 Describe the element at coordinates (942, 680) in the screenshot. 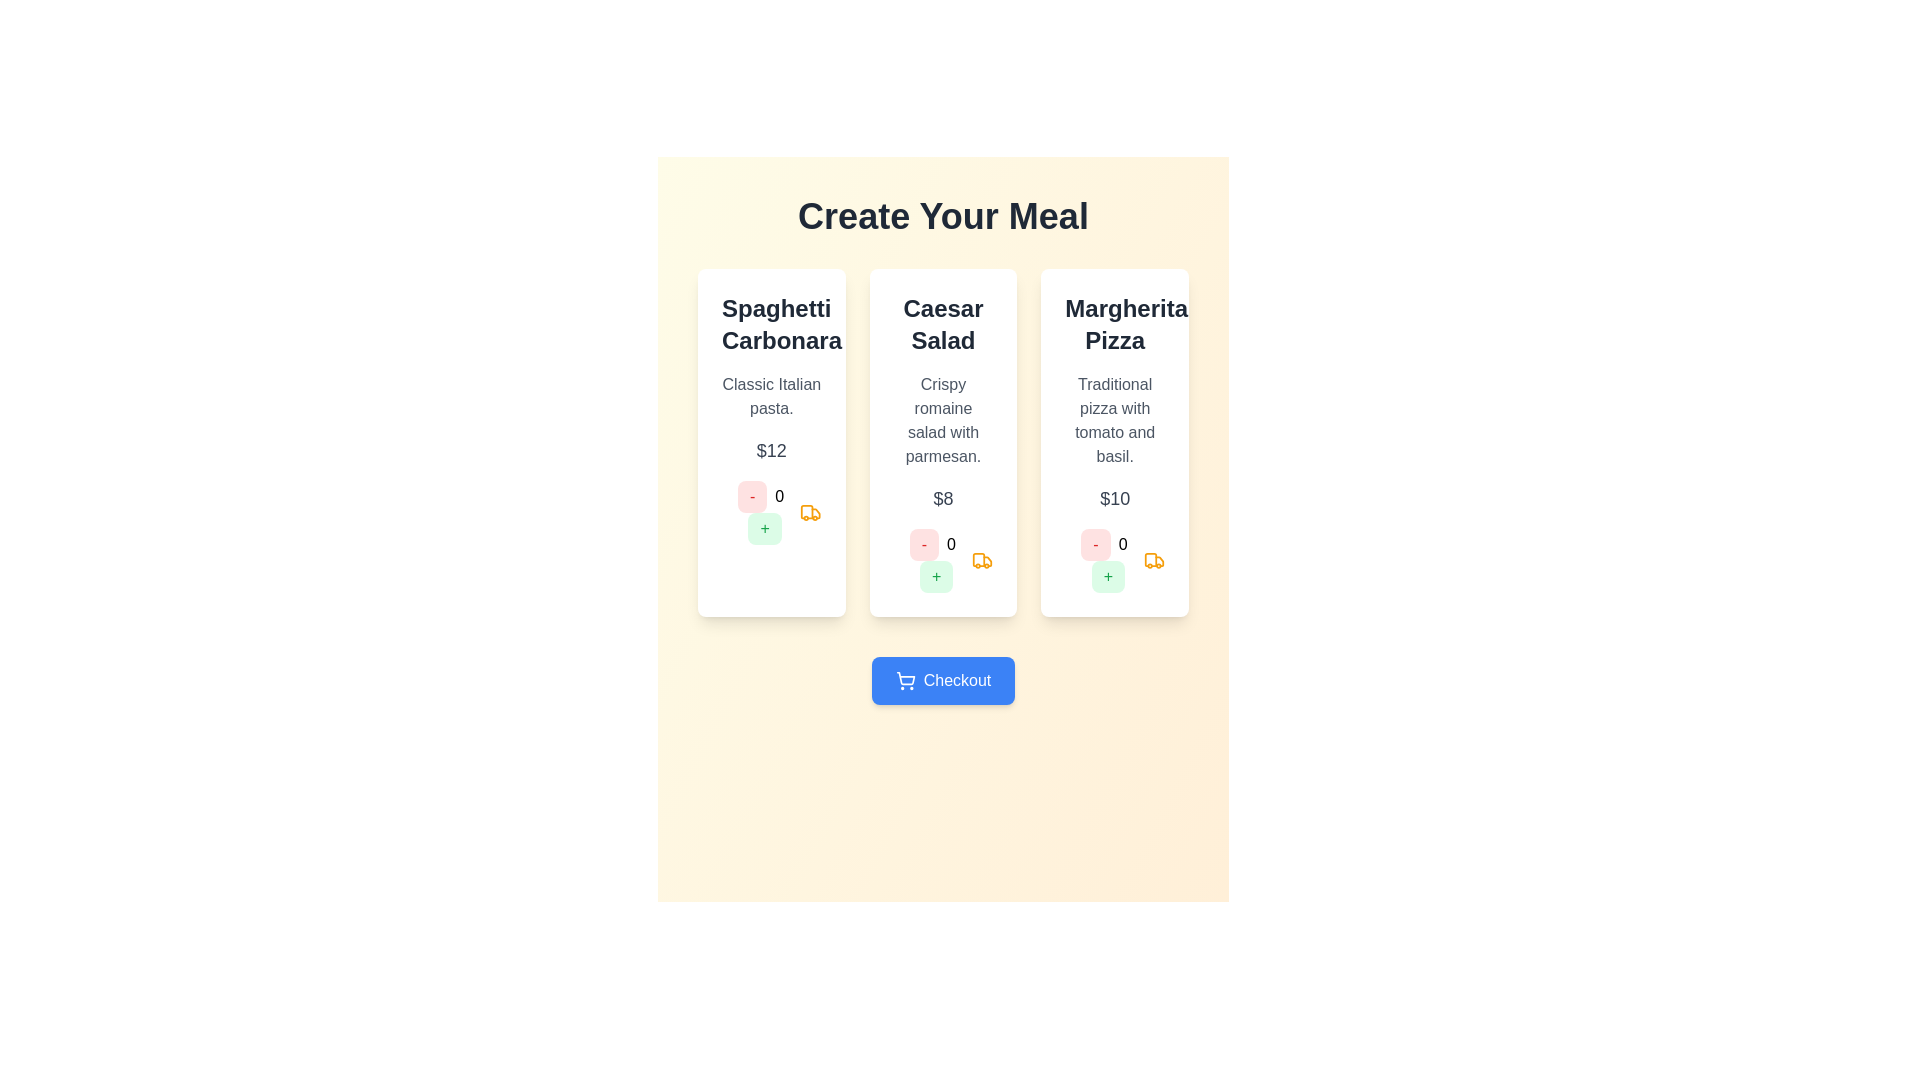

I see `the rectangular blue button labeled 'Checkout' with a white shopping cart icon to observe its hover effects` at that location.